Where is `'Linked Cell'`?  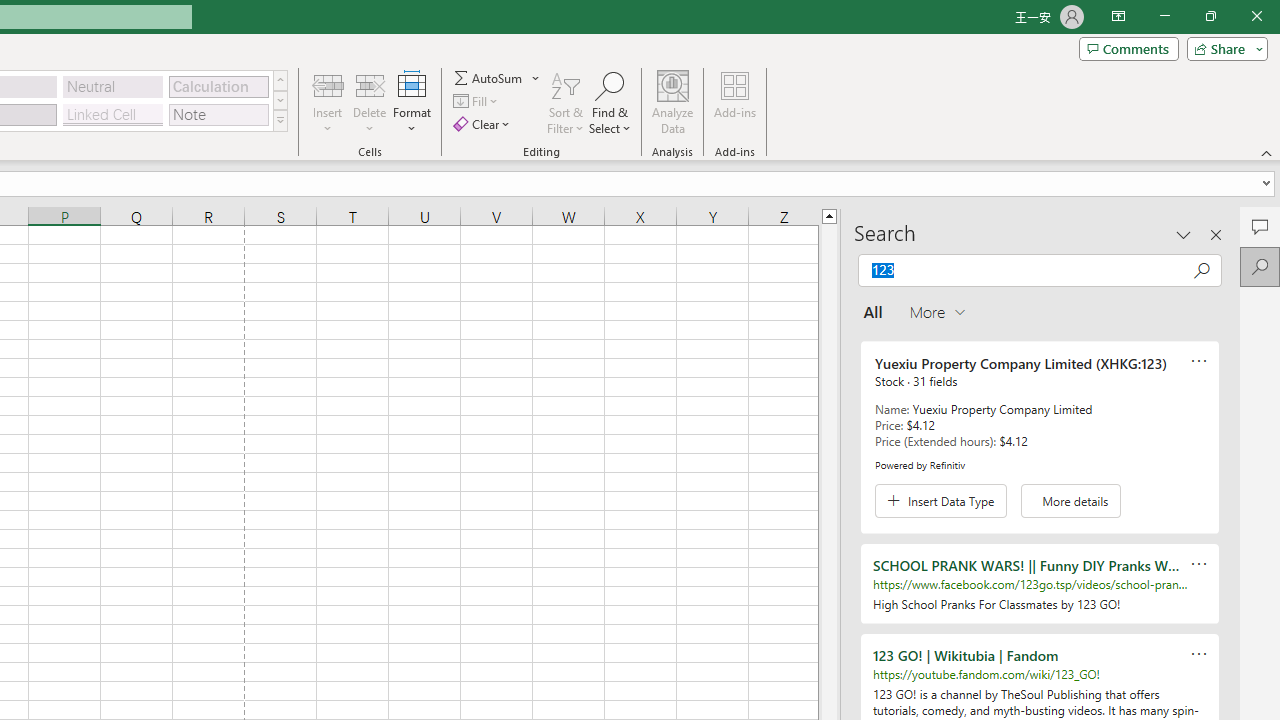
'Linked Cell' is located at coordinates (112, 114).